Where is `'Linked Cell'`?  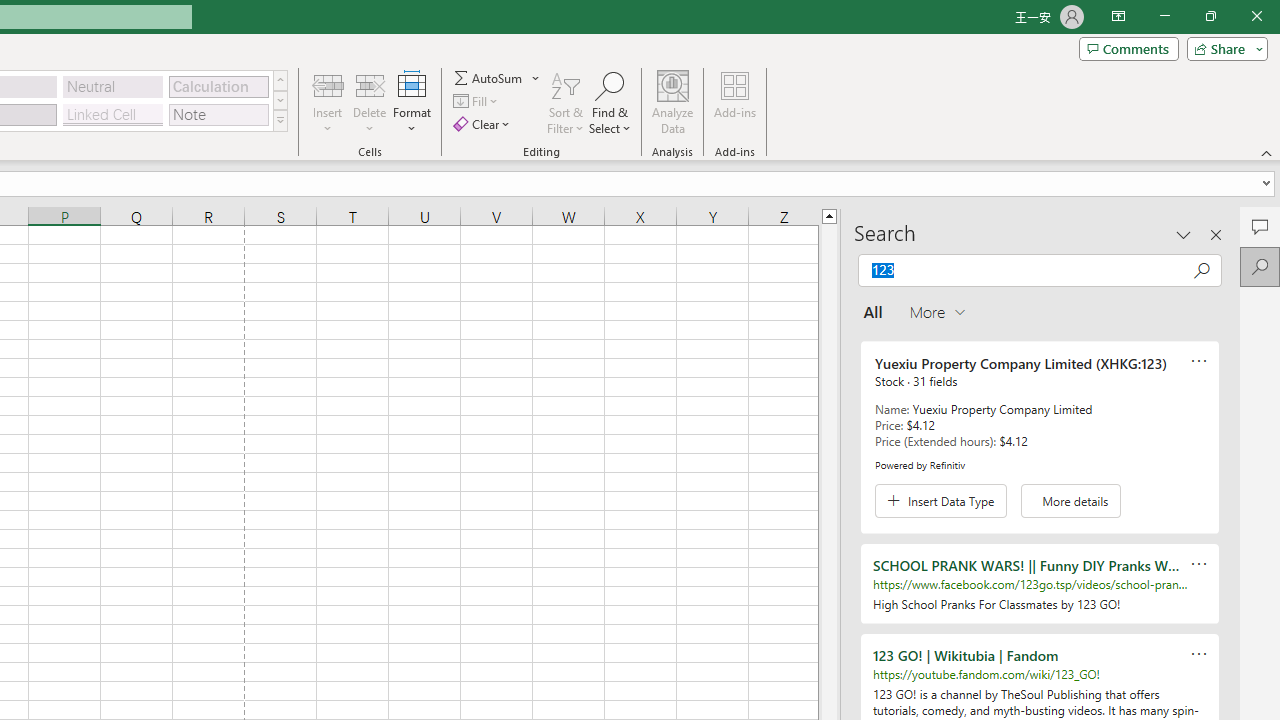
'Linked Cell' is located at coordinates (112, 114).